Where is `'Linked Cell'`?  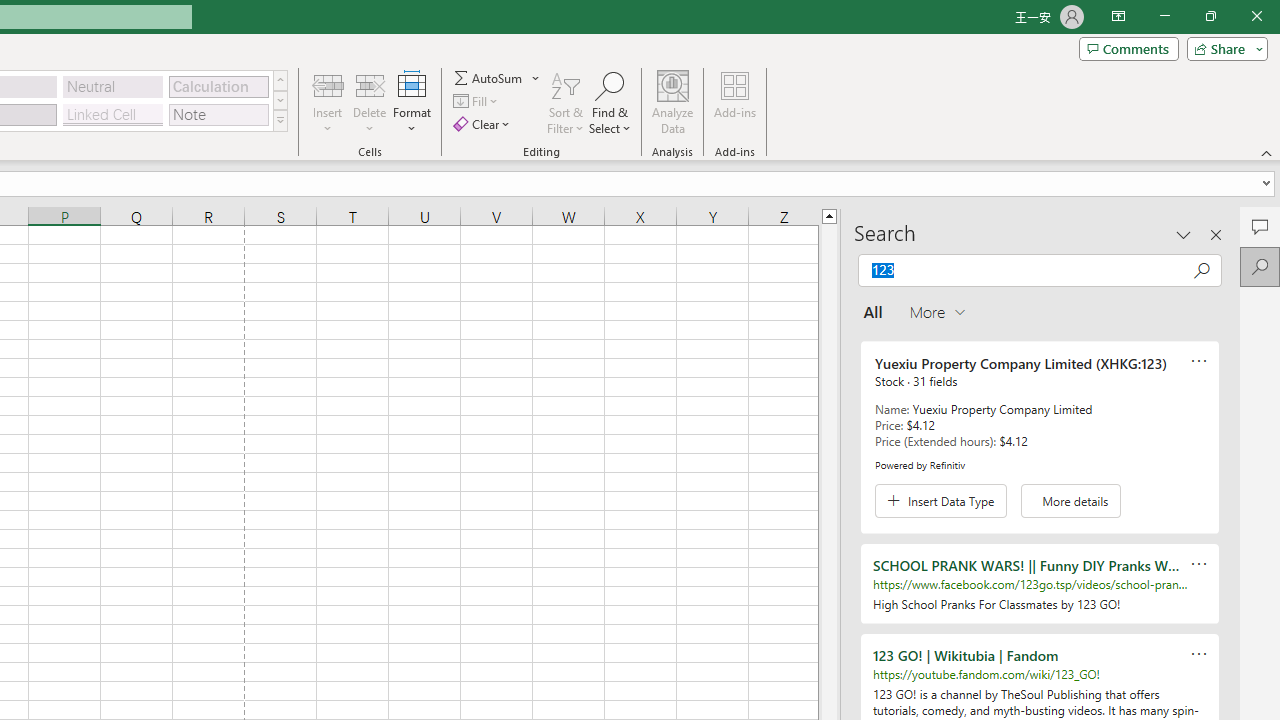
'Linked Cell' is located at coordinates (112, 114).